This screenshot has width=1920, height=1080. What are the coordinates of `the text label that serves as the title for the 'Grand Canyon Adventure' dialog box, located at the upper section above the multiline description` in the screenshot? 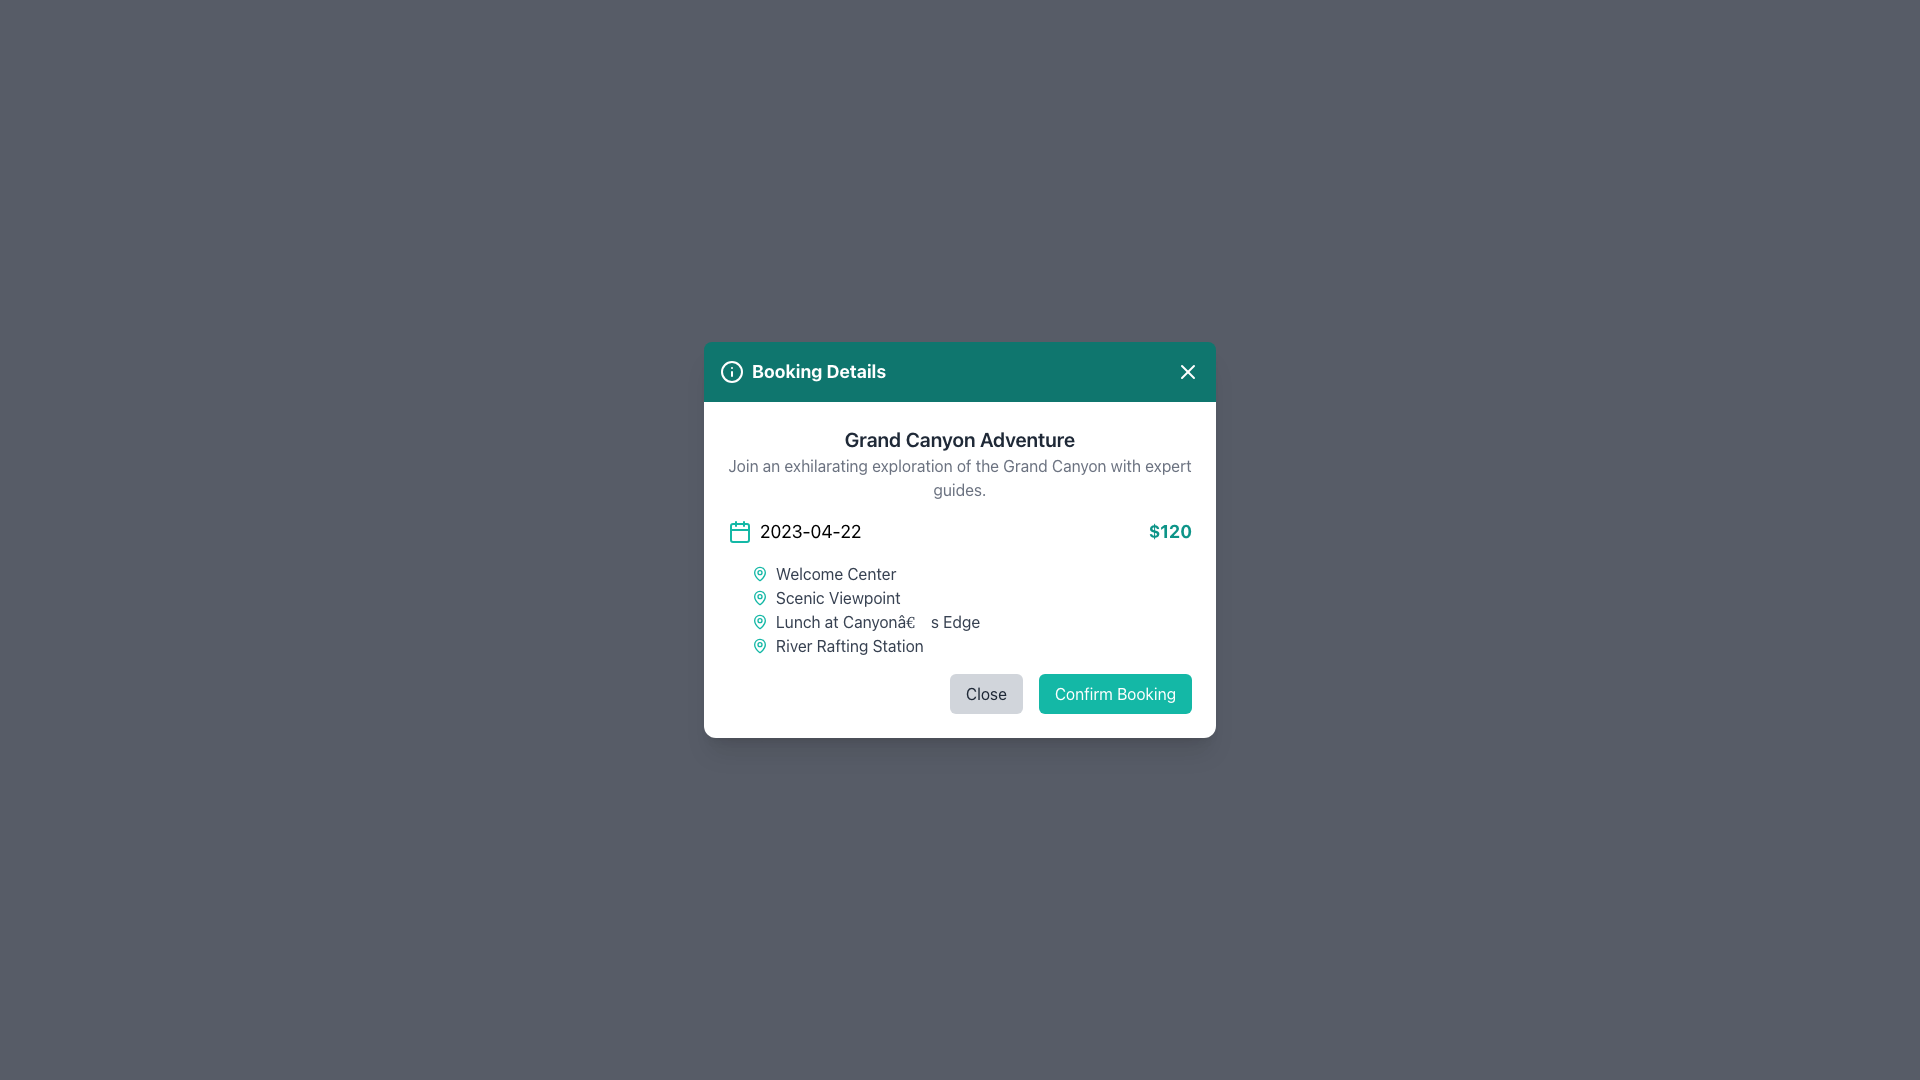 It's located at (960, 438).